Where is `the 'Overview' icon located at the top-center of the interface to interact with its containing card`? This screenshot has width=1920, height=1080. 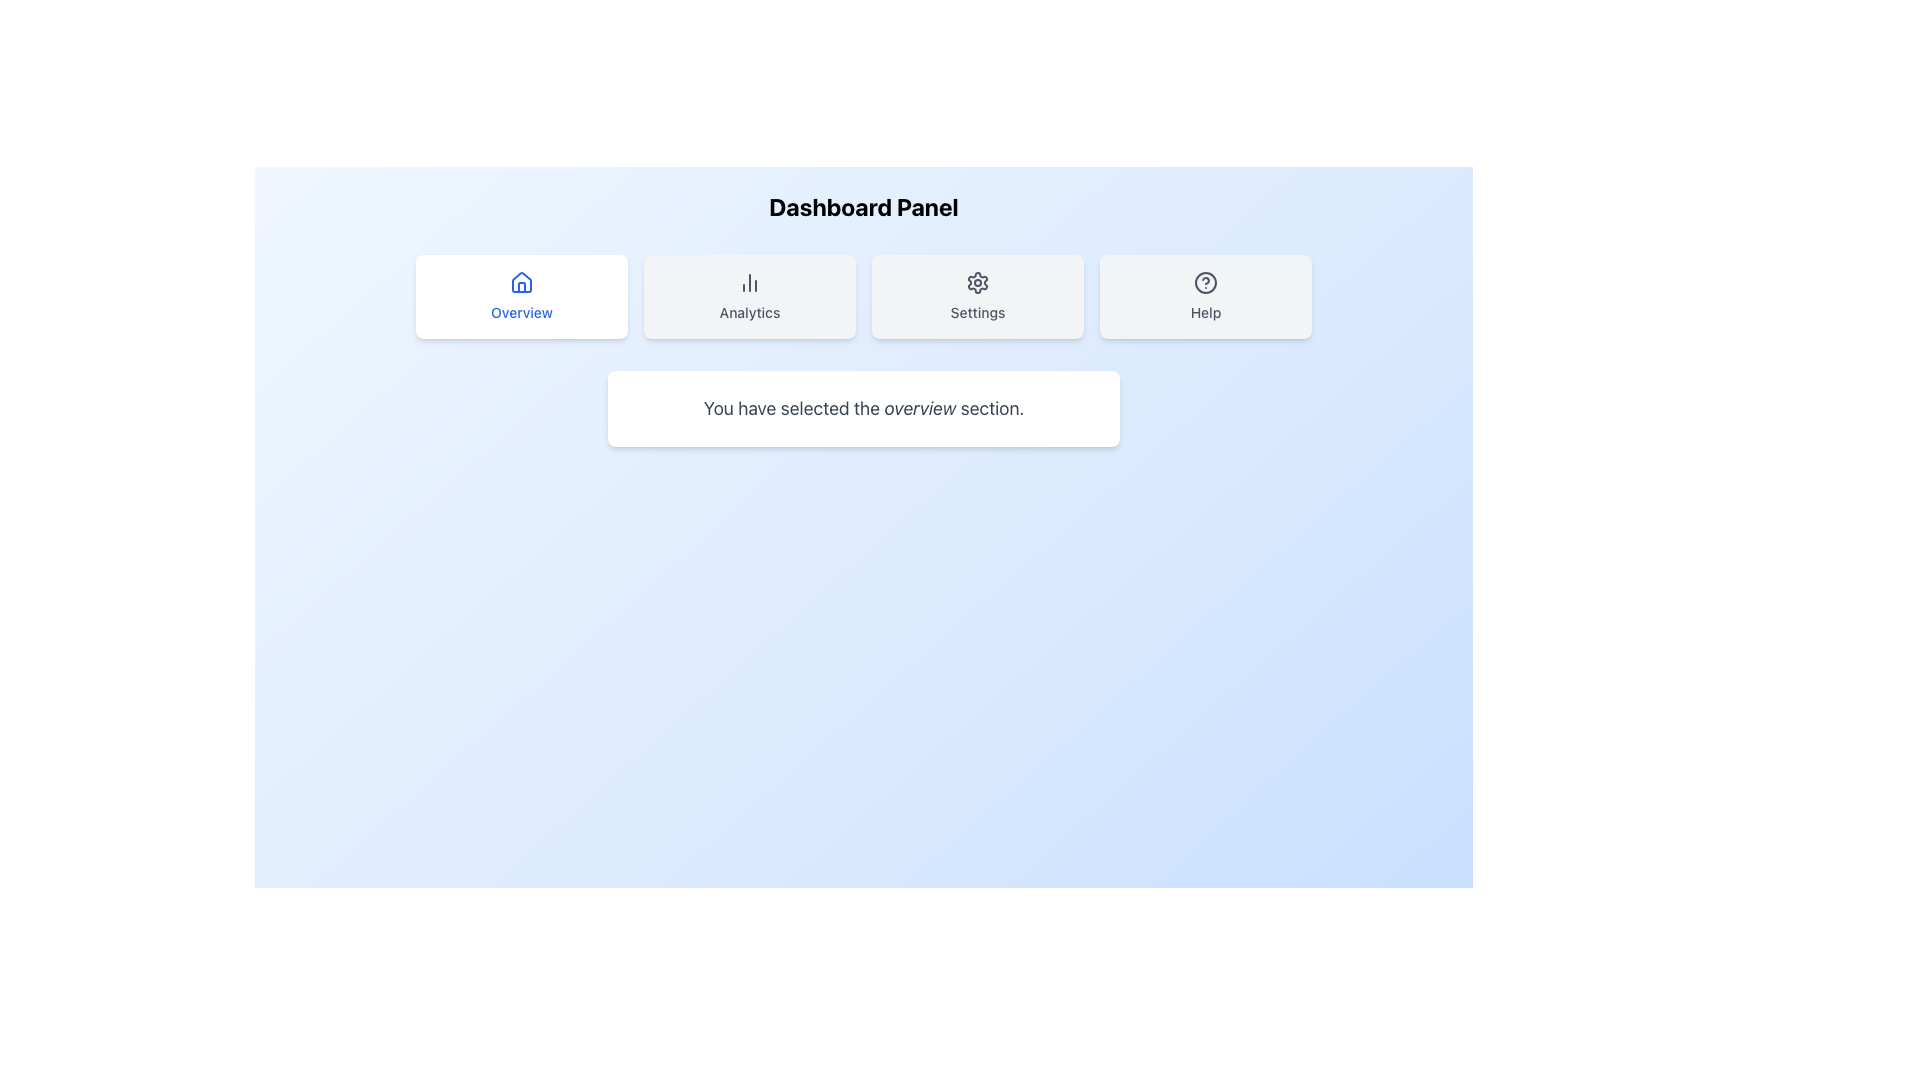
the 'Overview' icon located at the top-center of the interface to interact with its containing card is located at coordinates (522, 282).